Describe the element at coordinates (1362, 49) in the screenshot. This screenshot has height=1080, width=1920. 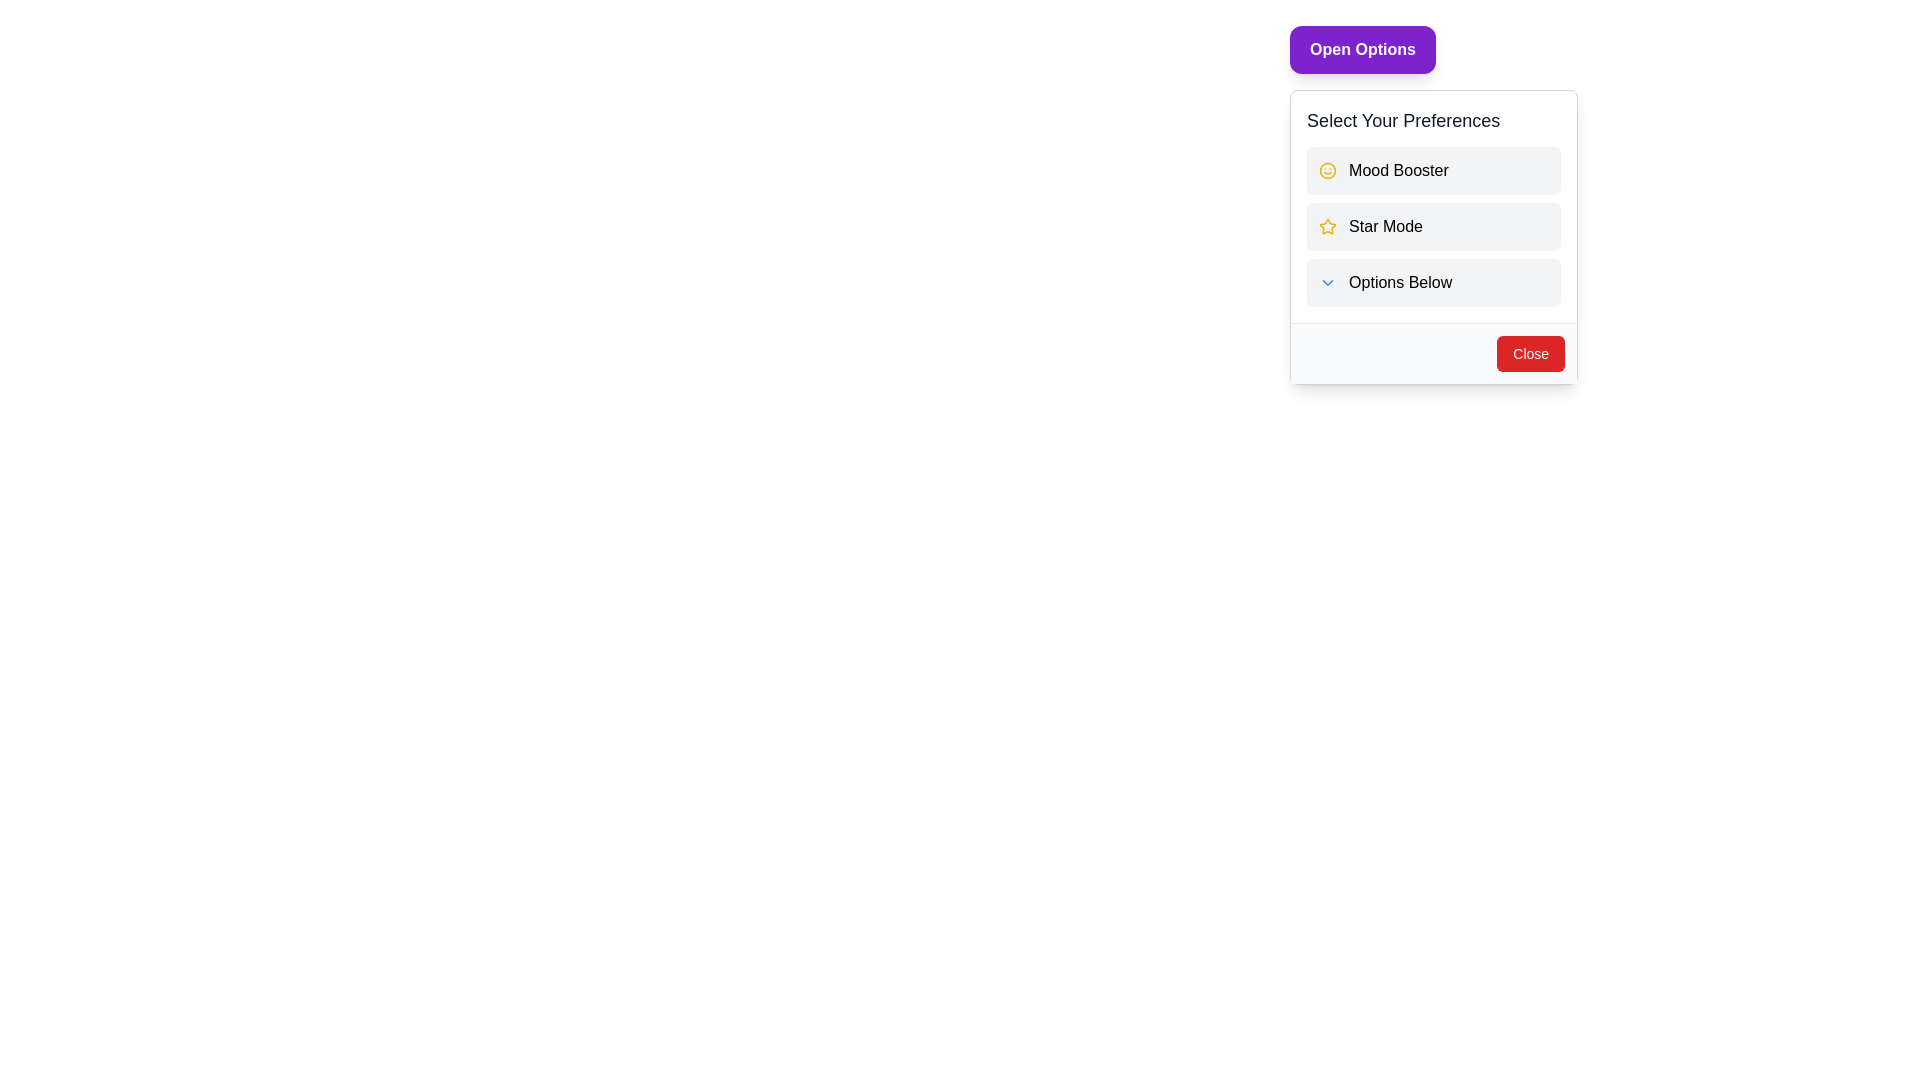
I see `the toggle button located at the top-center of the card interface` at that location.